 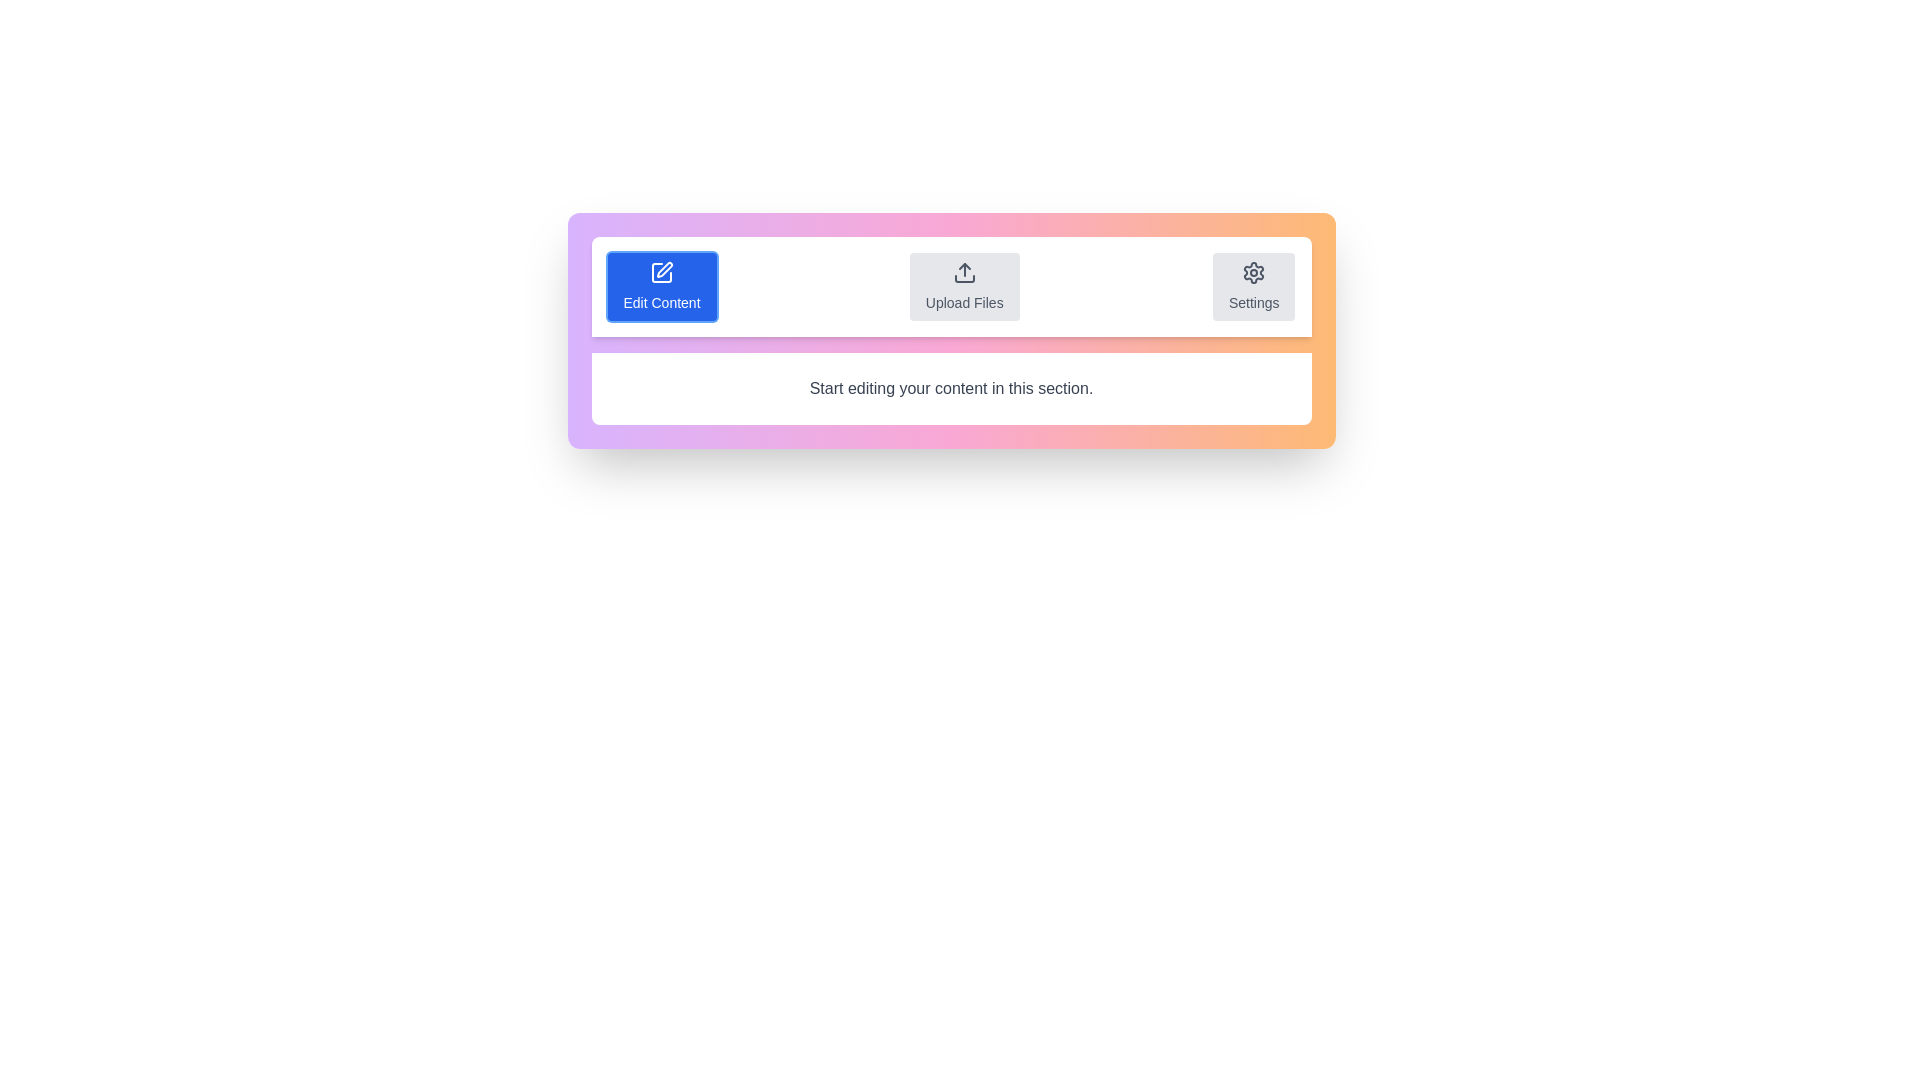 What do you see at coordinates (1253, 273) in the screenshot?
I see `the settings icon button` at bounding box center [1253, 273].